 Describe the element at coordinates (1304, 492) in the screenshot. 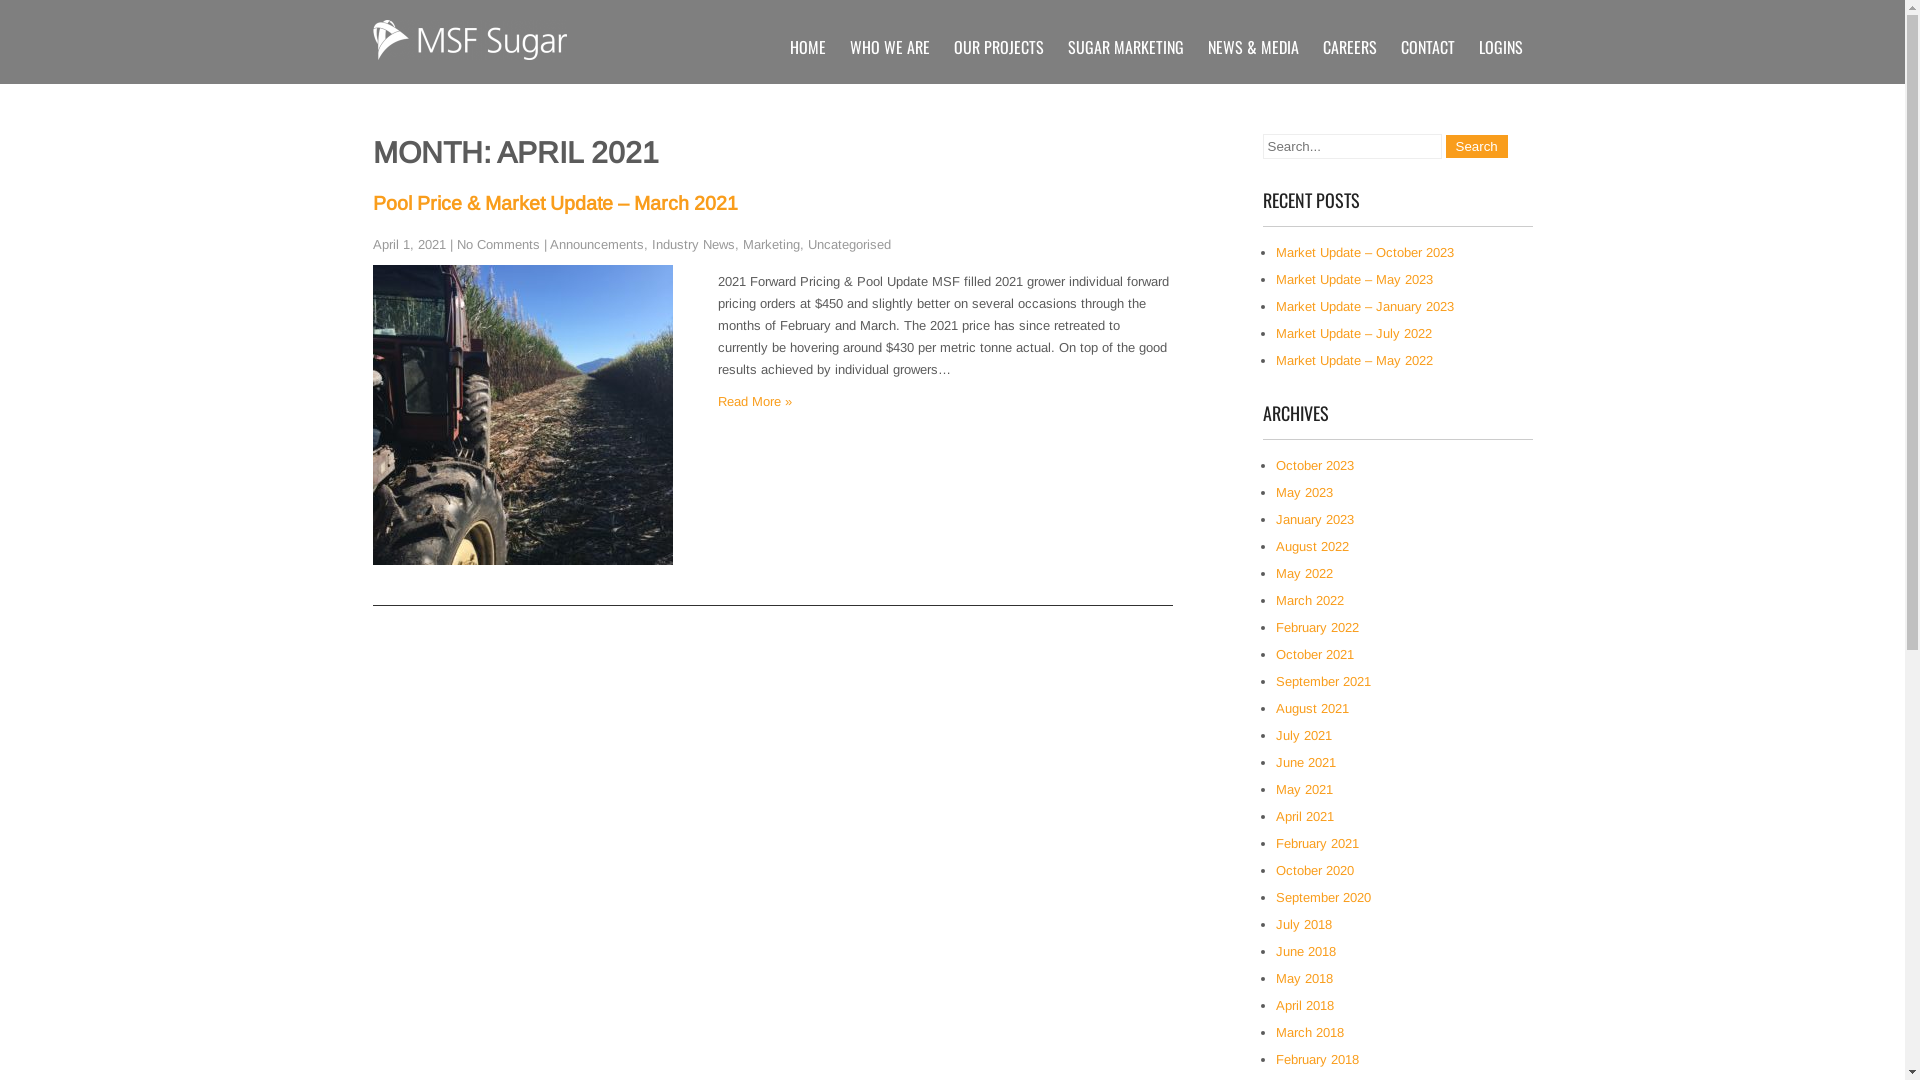

I see `'May 2023'` at that location.